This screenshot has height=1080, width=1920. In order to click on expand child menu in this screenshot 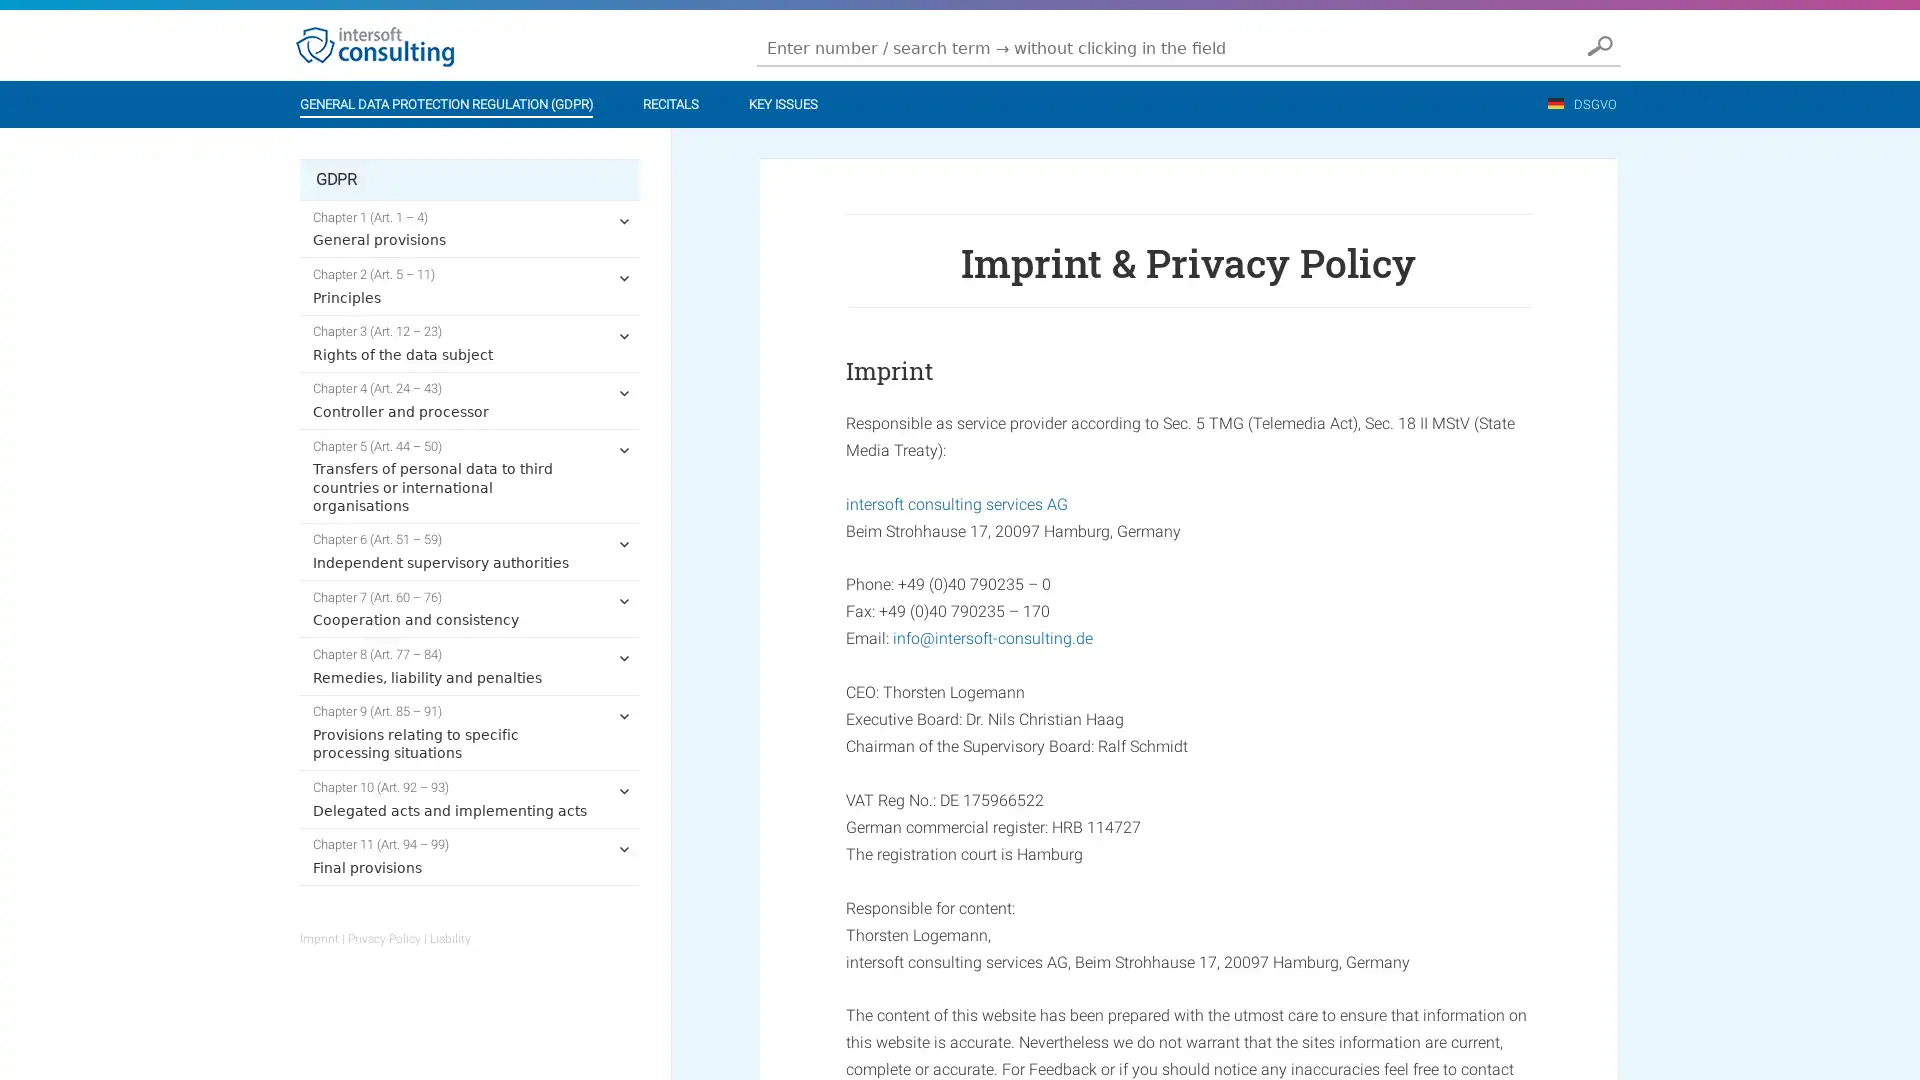, I will do `click(623, 334)`.